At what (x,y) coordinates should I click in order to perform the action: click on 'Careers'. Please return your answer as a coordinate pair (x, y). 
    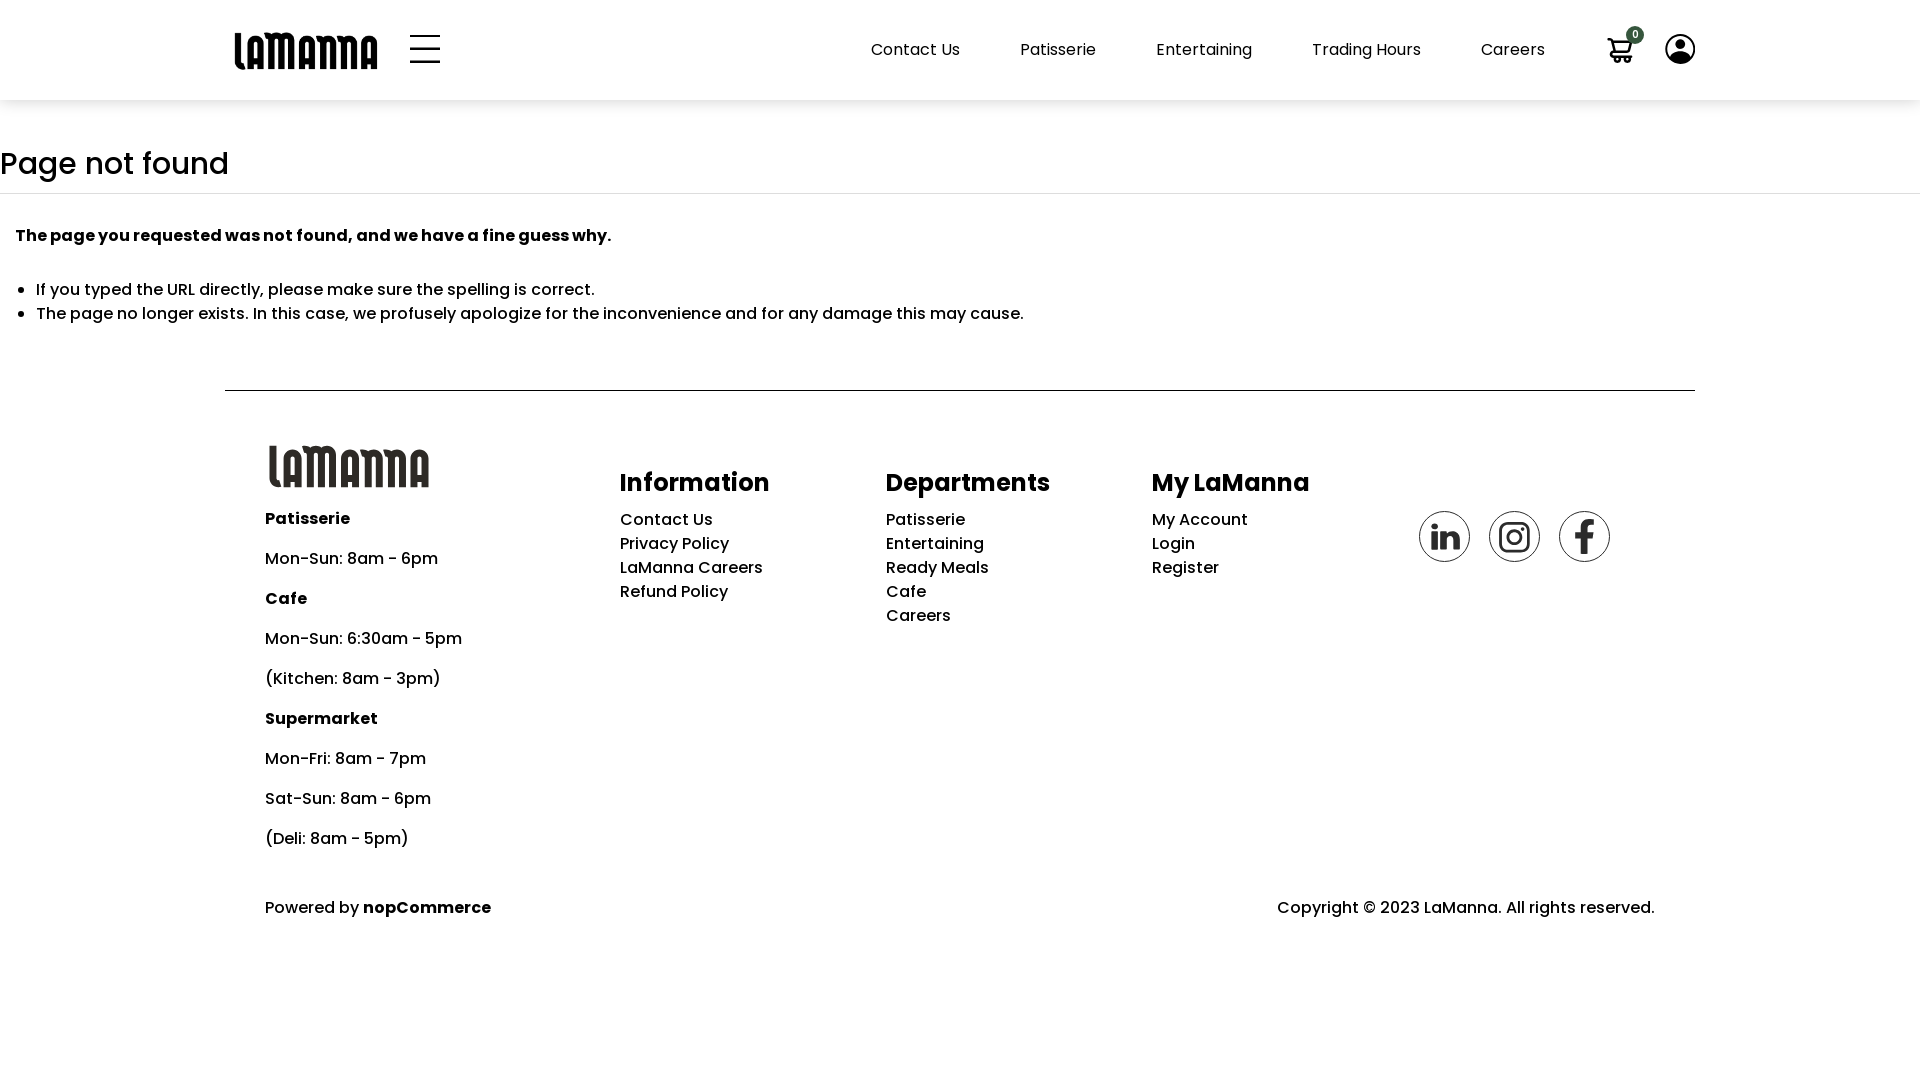
    Looking at the image, I should click on (1003, 615).